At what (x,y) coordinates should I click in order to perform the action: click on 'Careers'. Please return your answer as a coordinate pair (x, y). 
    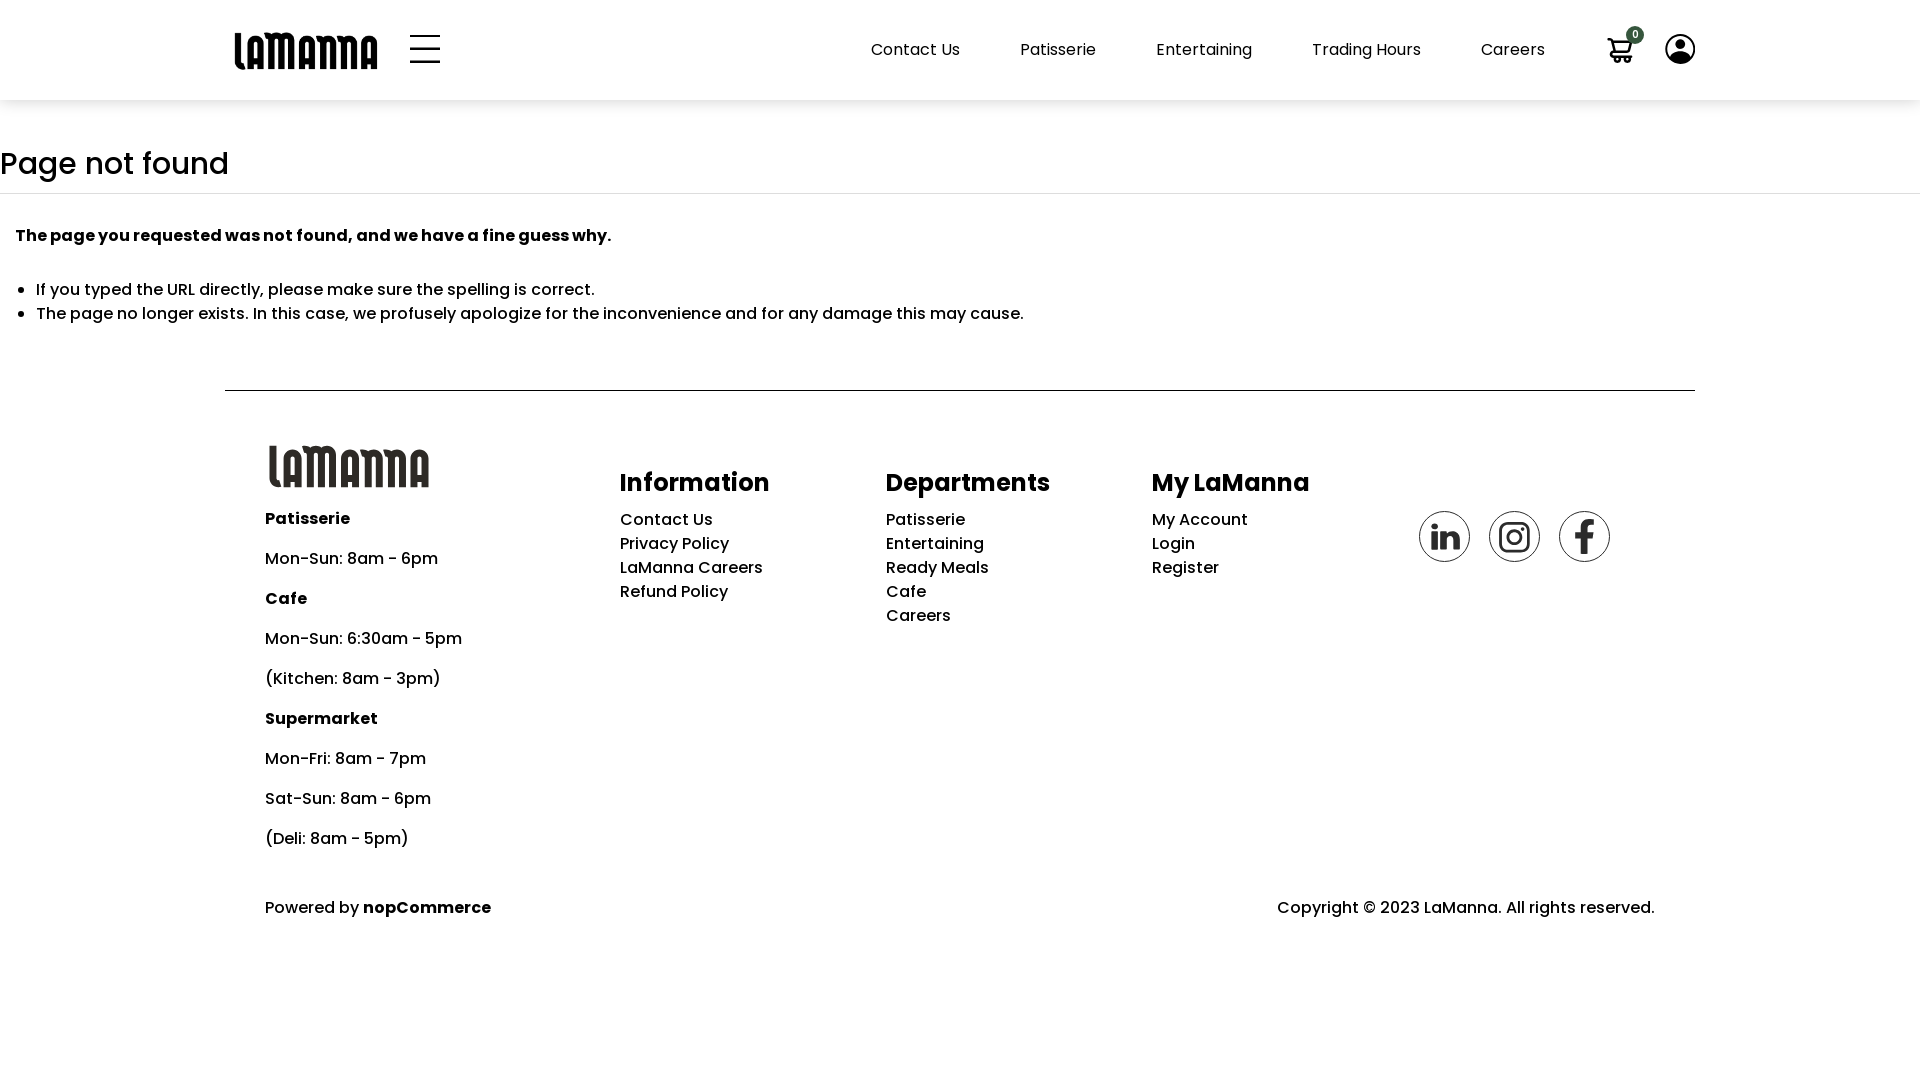
    Looking at the image, I should click on (1003, 615).